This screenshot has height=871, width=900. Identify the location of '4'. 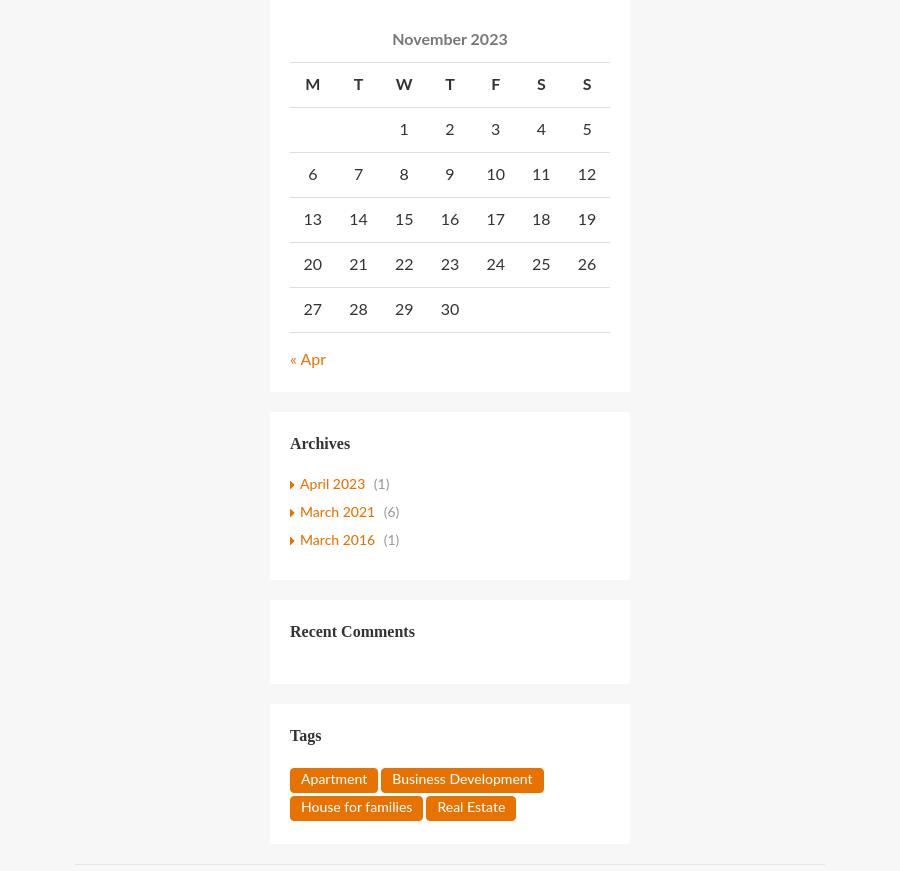
(539, 127).